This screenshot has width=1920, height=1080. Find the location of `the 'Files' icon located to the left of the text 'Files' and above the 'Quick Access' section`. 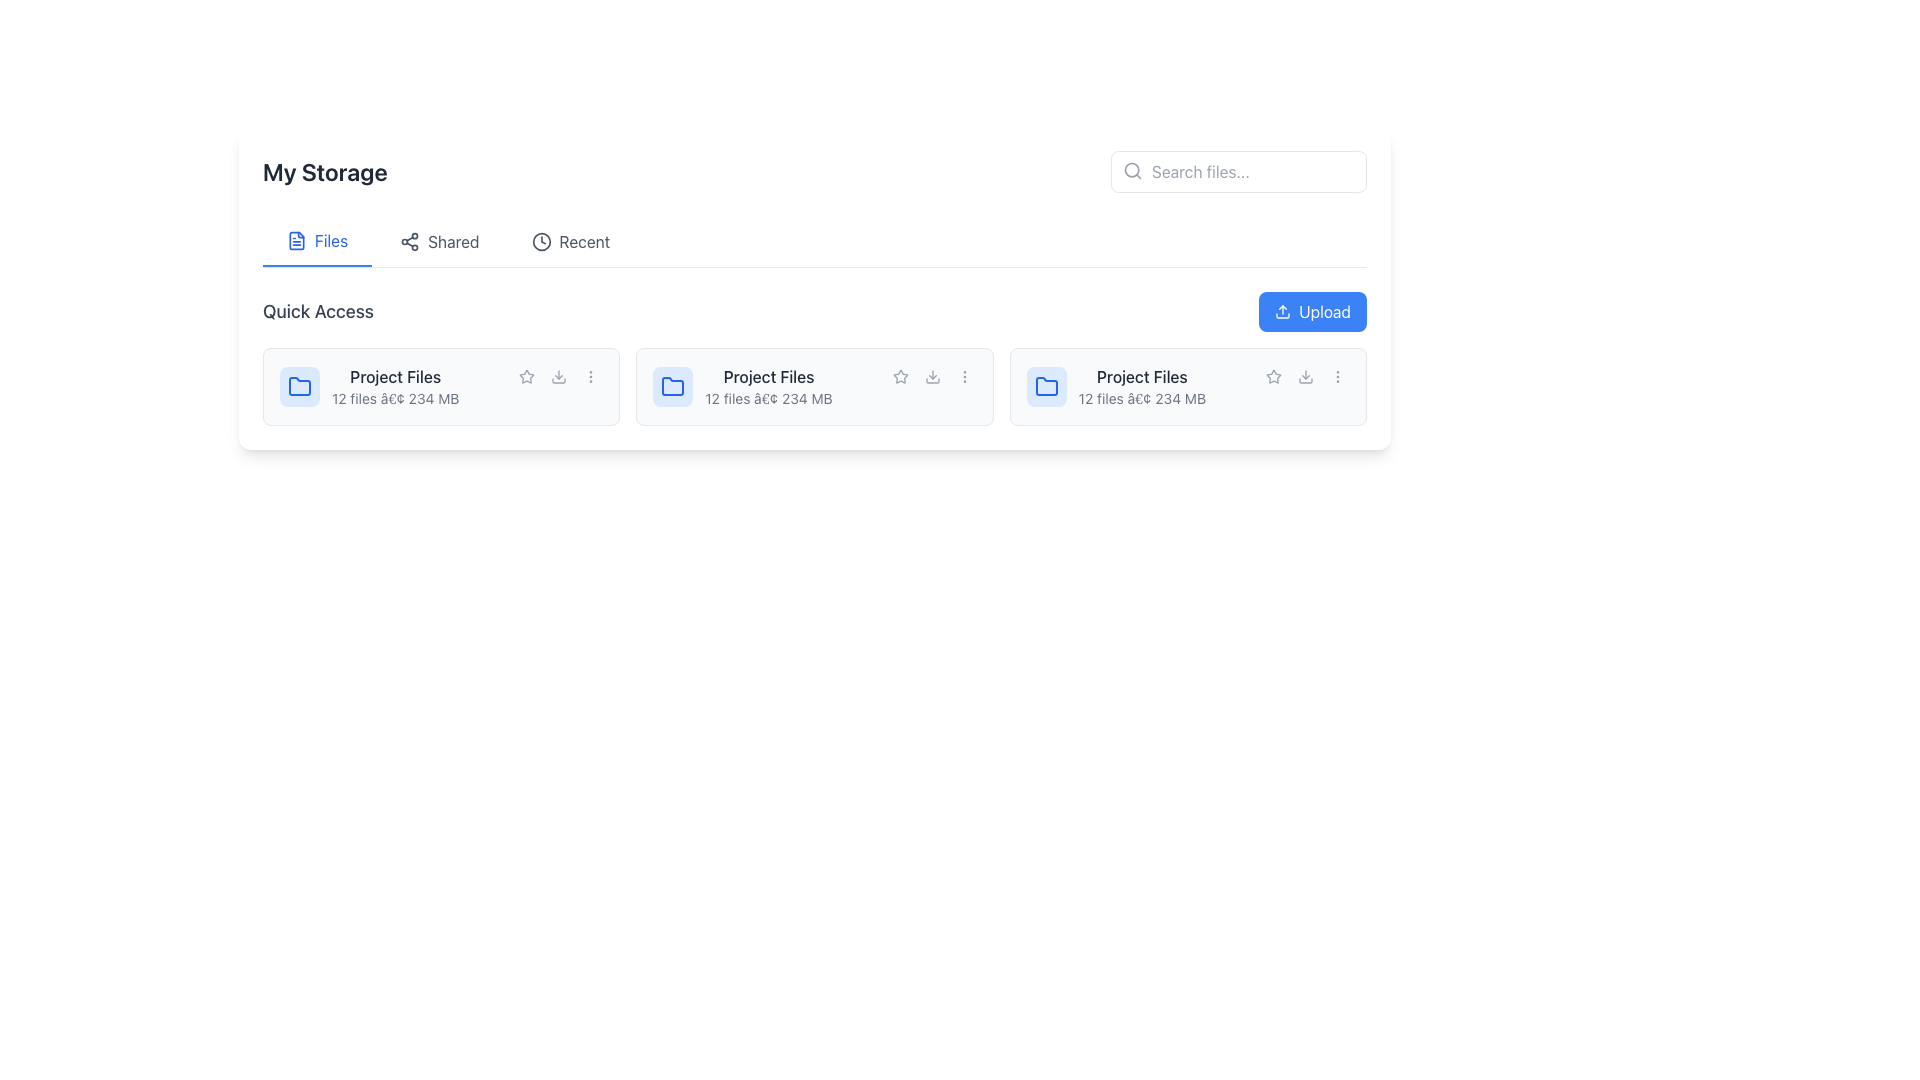

the 'Files' icon located to the left of the text 'Files' and above the 'Quick Access' section is located at coordinates (296, 239).